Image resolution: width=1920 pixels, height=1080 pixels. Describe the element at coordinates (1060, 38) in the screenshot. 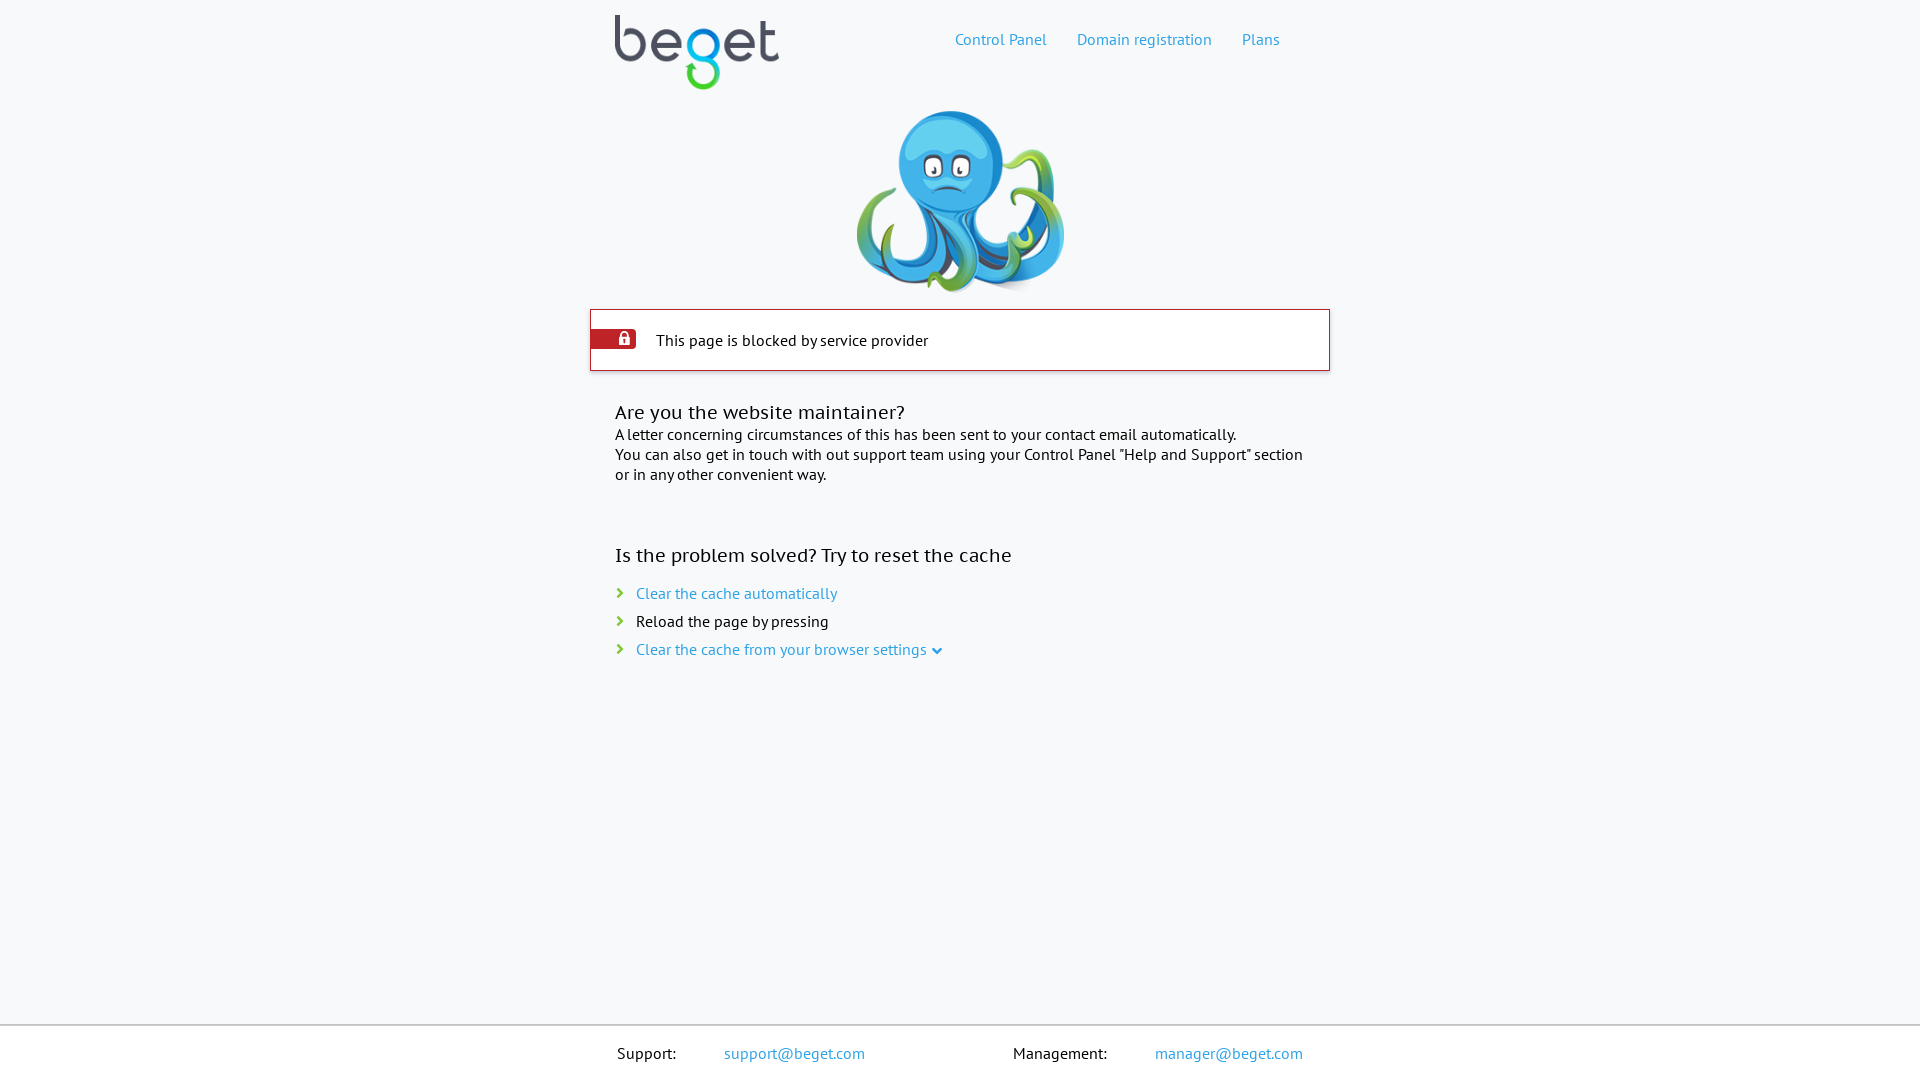

I see `'Domain registration'` at that location.